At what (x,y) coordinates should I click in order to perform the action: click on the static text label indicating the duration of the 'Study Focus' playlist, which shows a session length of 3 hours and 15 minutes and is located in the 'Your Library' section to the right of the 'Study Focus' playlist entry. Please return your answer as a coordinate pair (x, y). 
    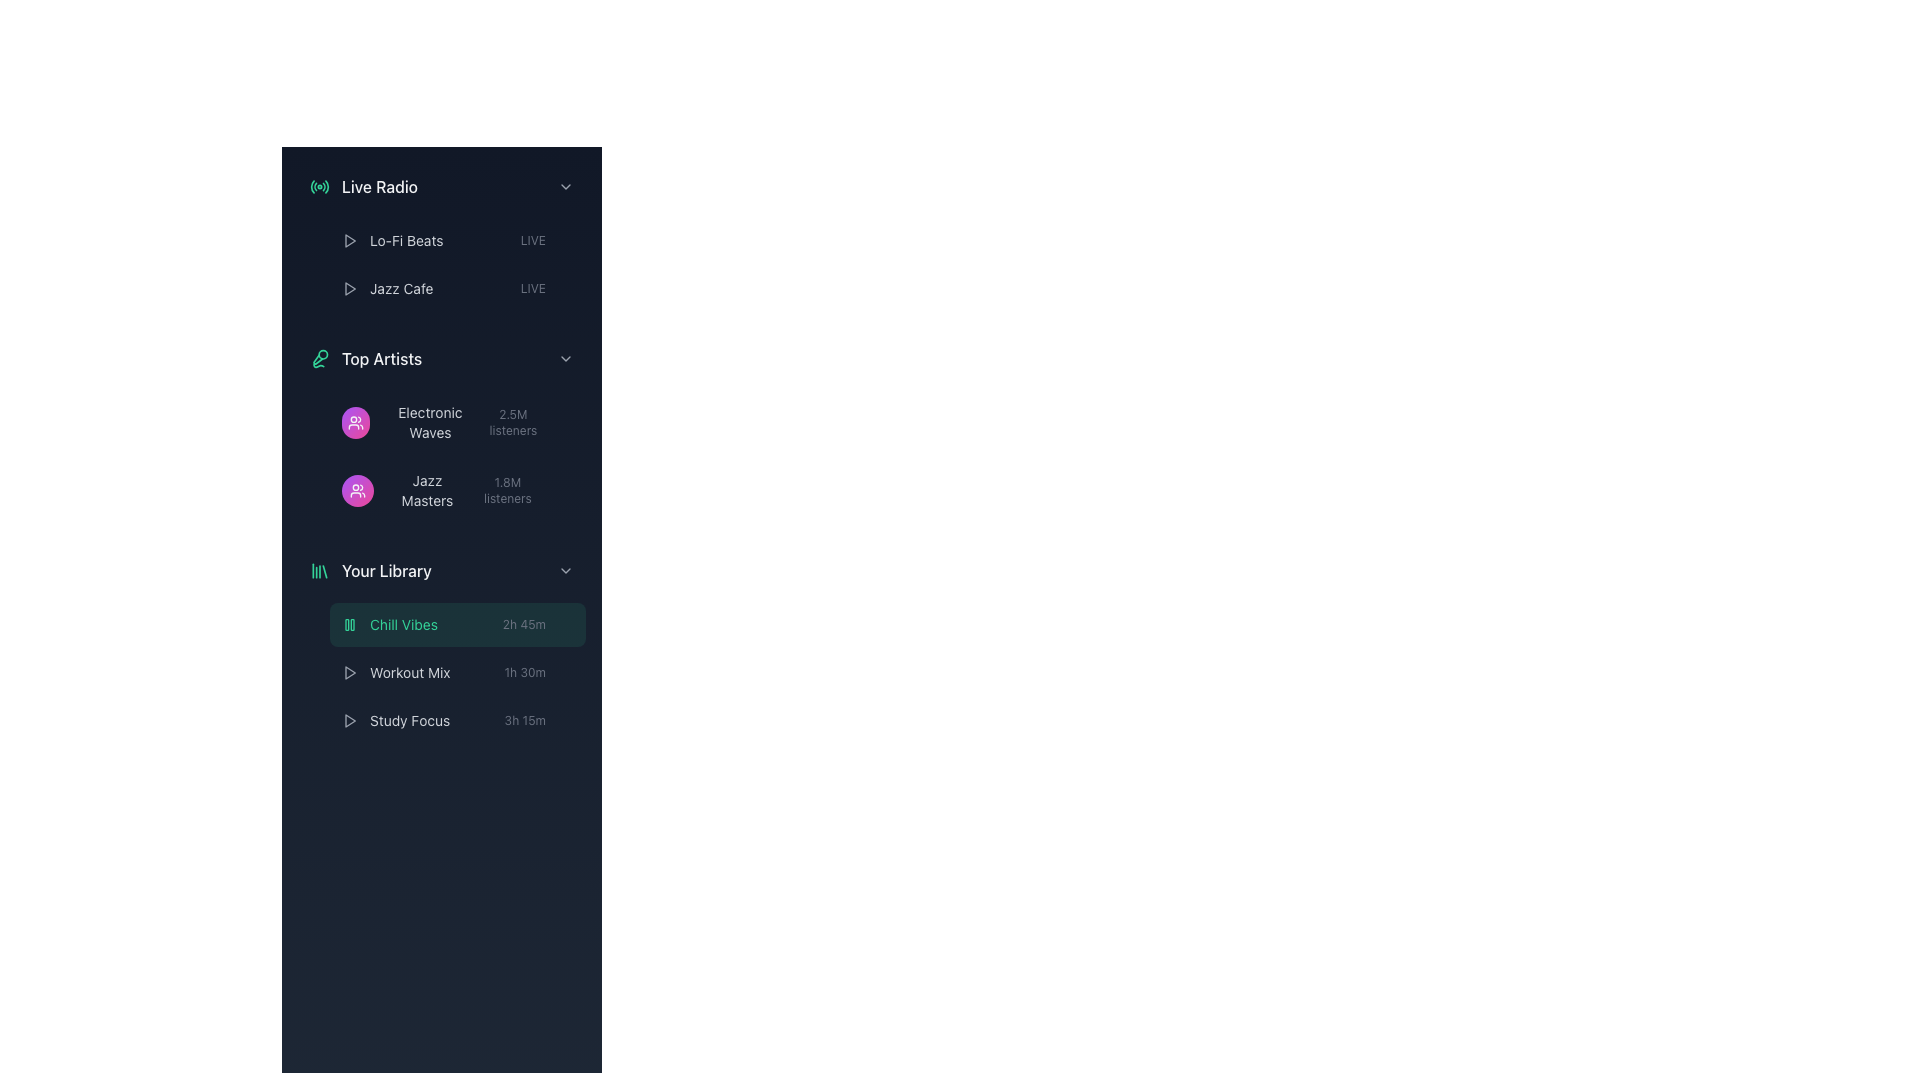
    Looking at the image, I should click on (525, 721).